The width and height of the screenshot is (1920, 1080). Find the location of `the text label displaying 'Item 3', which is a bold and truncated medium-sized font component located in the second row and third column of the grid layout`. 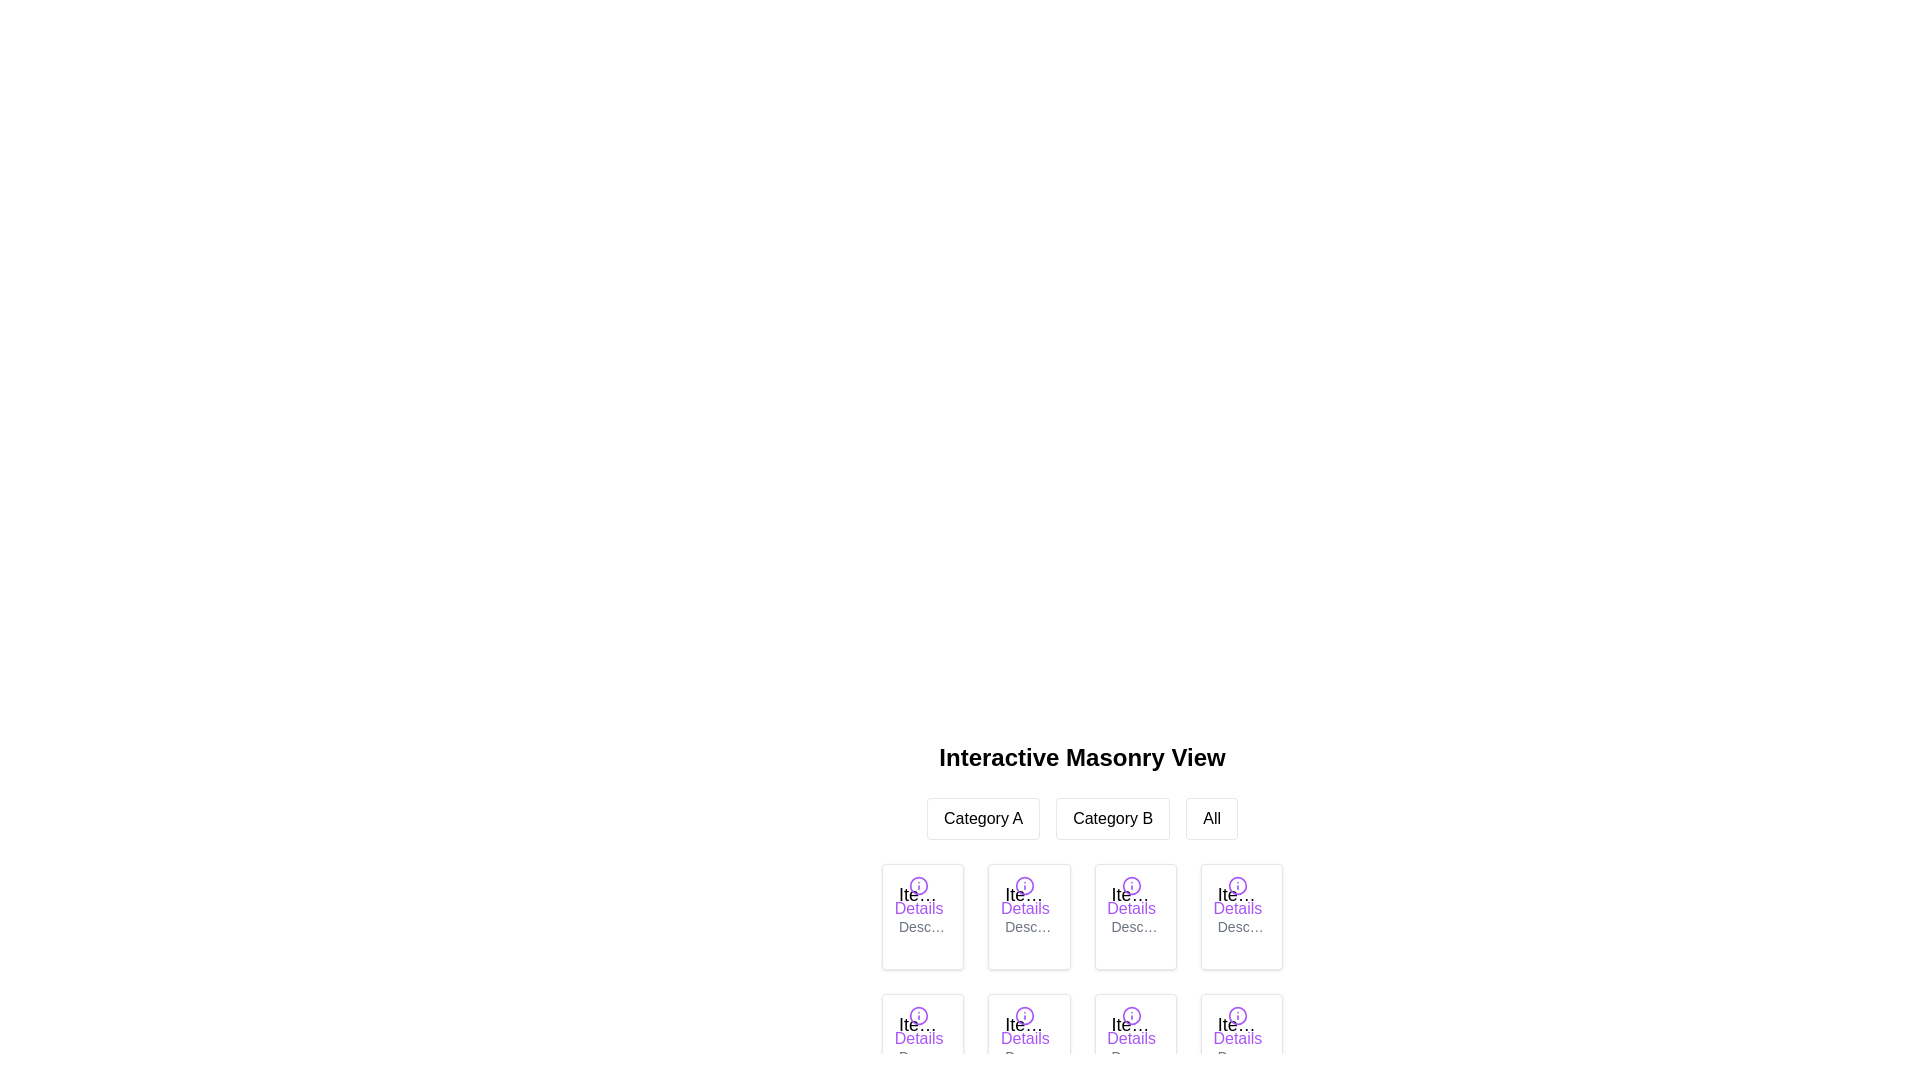

the text label displaying 'Item 3', which is a bold and truncated medium-sized font component located in the second row and third column of the grid layout is located at coordinates (1135, 893).